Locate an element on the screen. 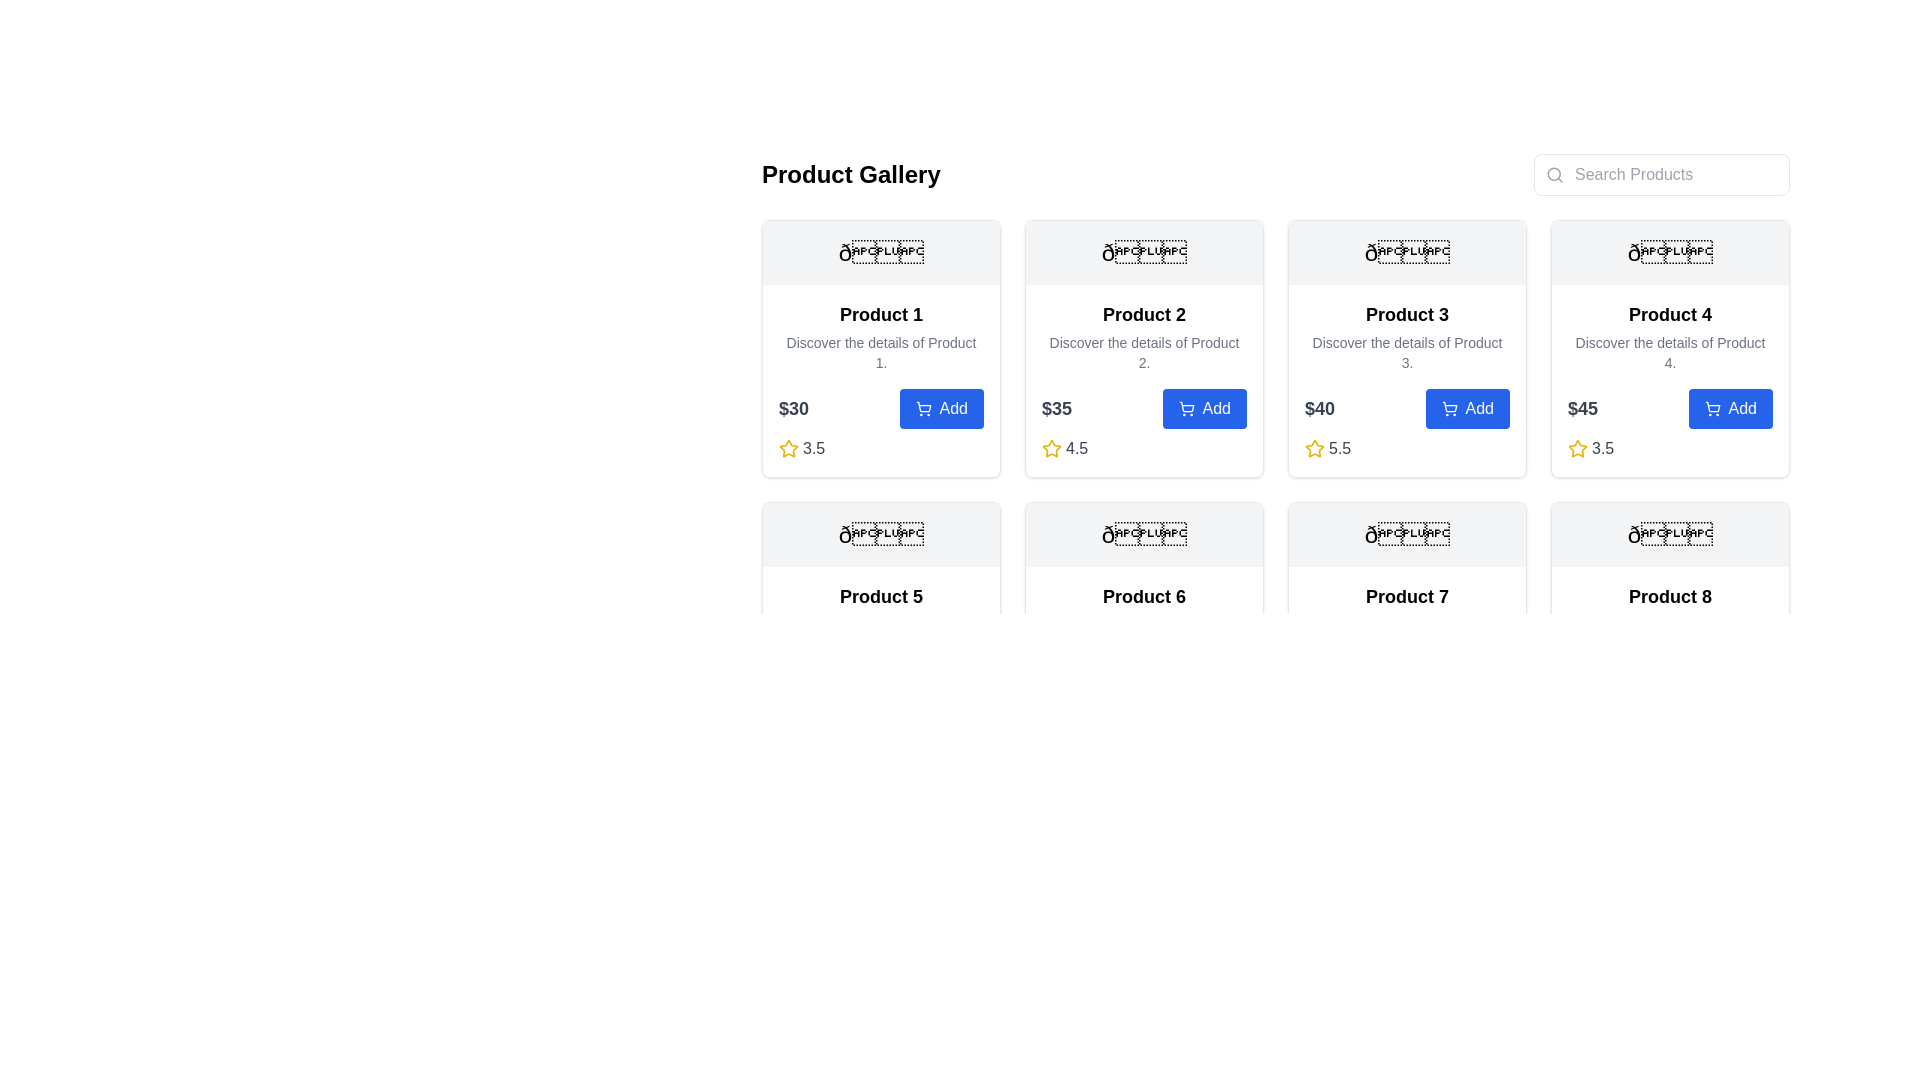 Image resolution: width=1920 pixels, height=1080 pixels. the shopping cart icon embedded within the 'Add' button located at the bottom section of the product card in the interface grid is located at coordinates (922, 407).